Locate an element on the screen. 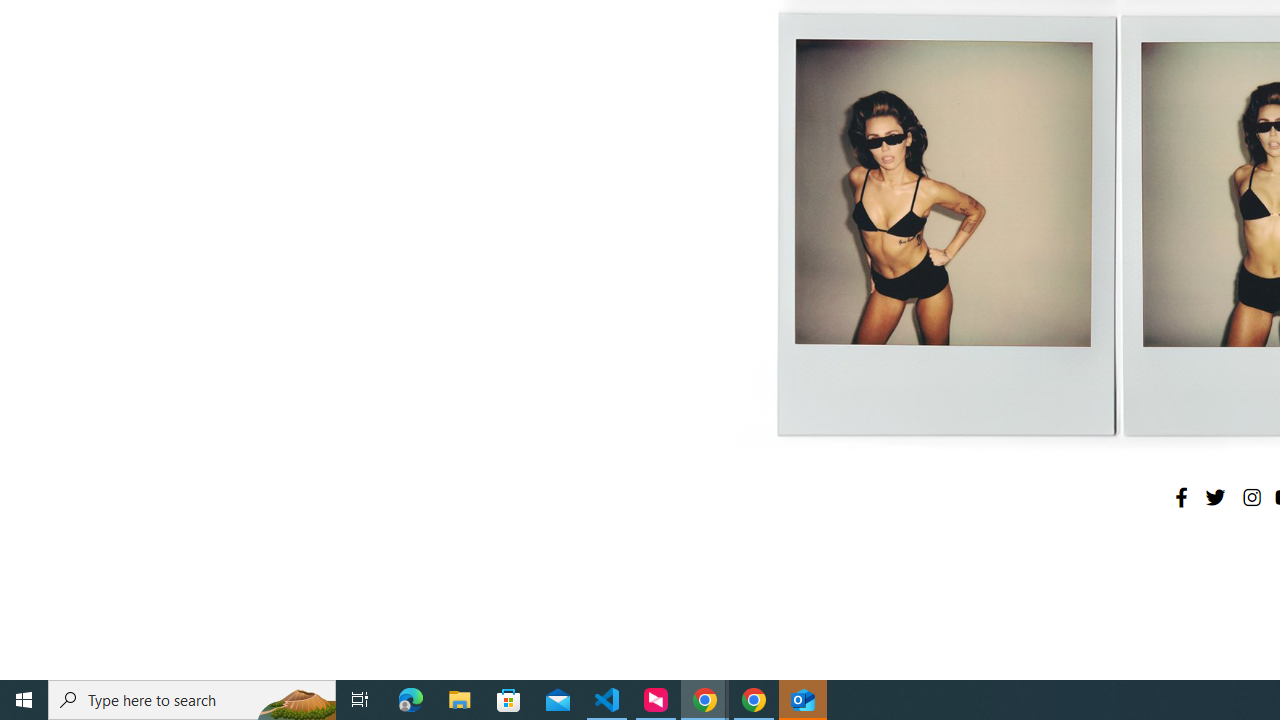 Image resolution: width=1280 pixels, height=720 pixels. 'Instagram' is located at coordinates (1250, 496).